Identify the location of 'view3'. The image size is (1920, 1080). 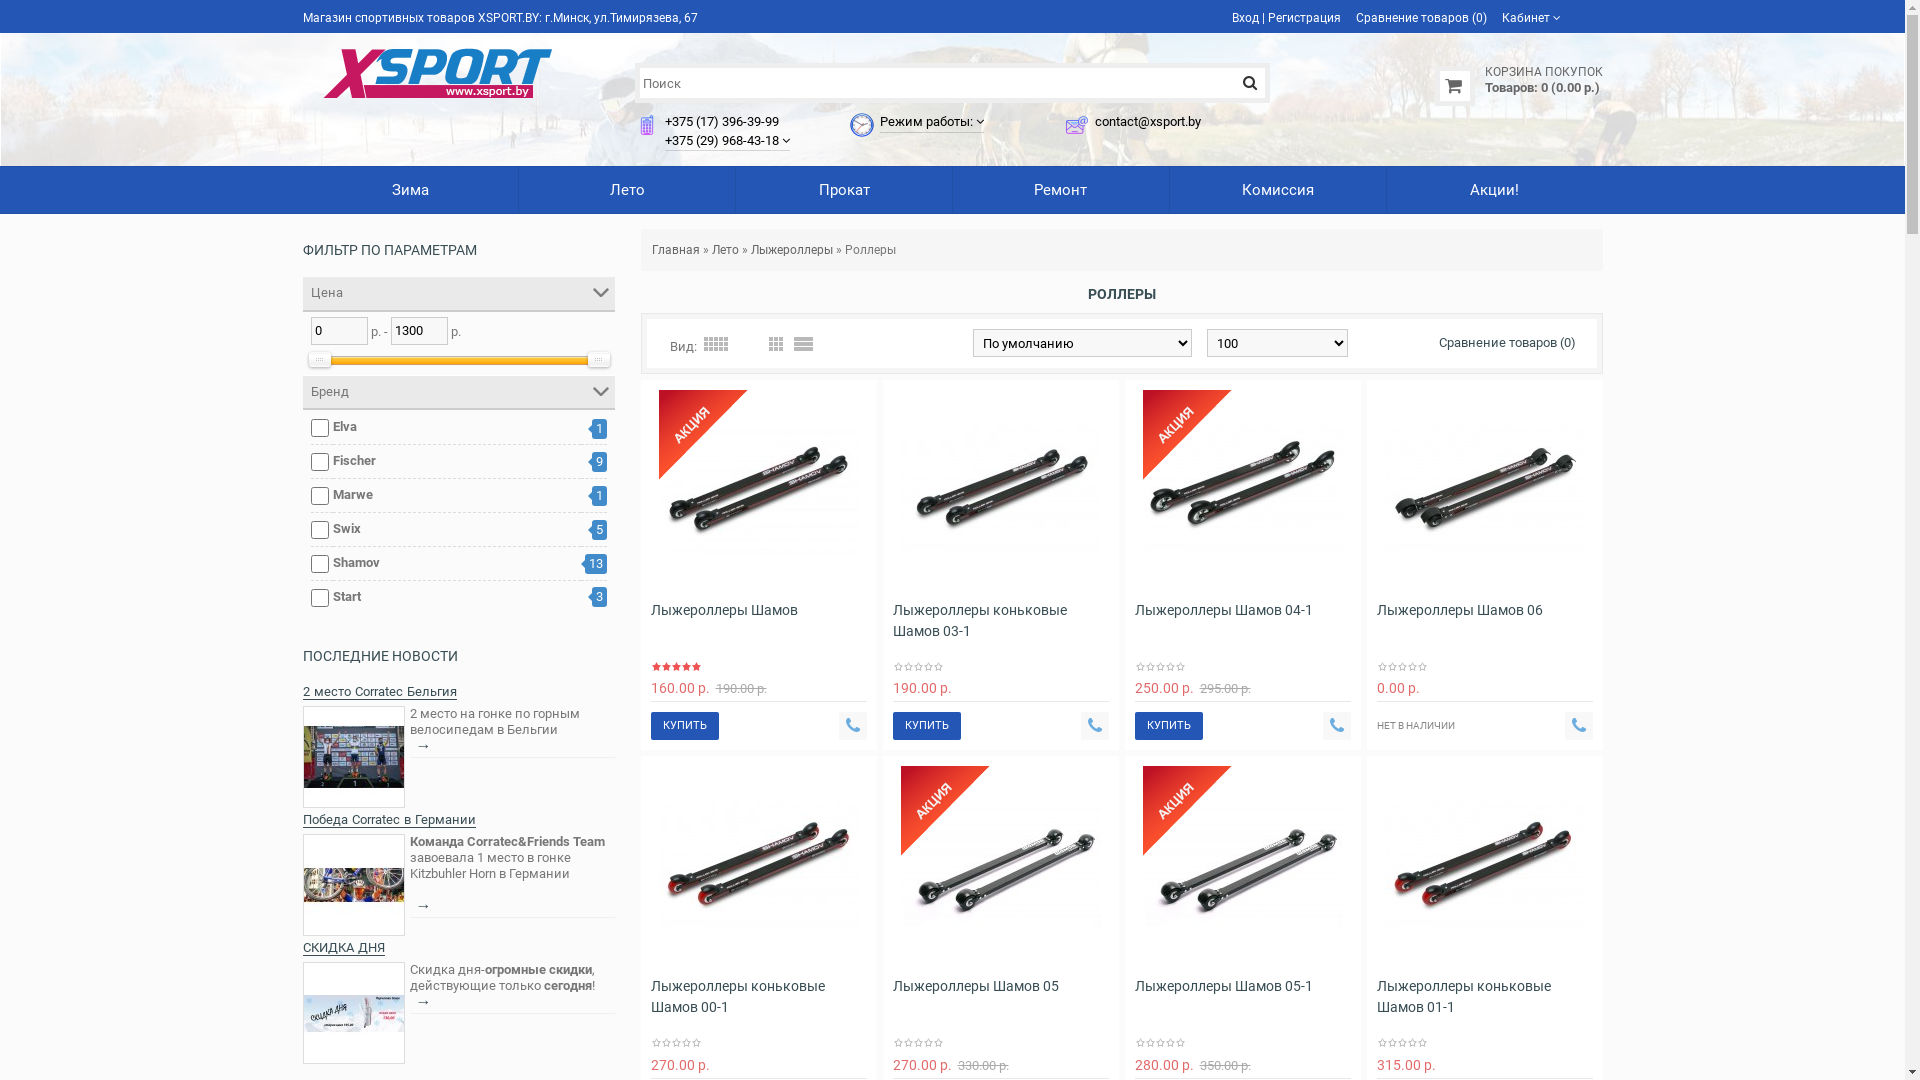
(773, 342).